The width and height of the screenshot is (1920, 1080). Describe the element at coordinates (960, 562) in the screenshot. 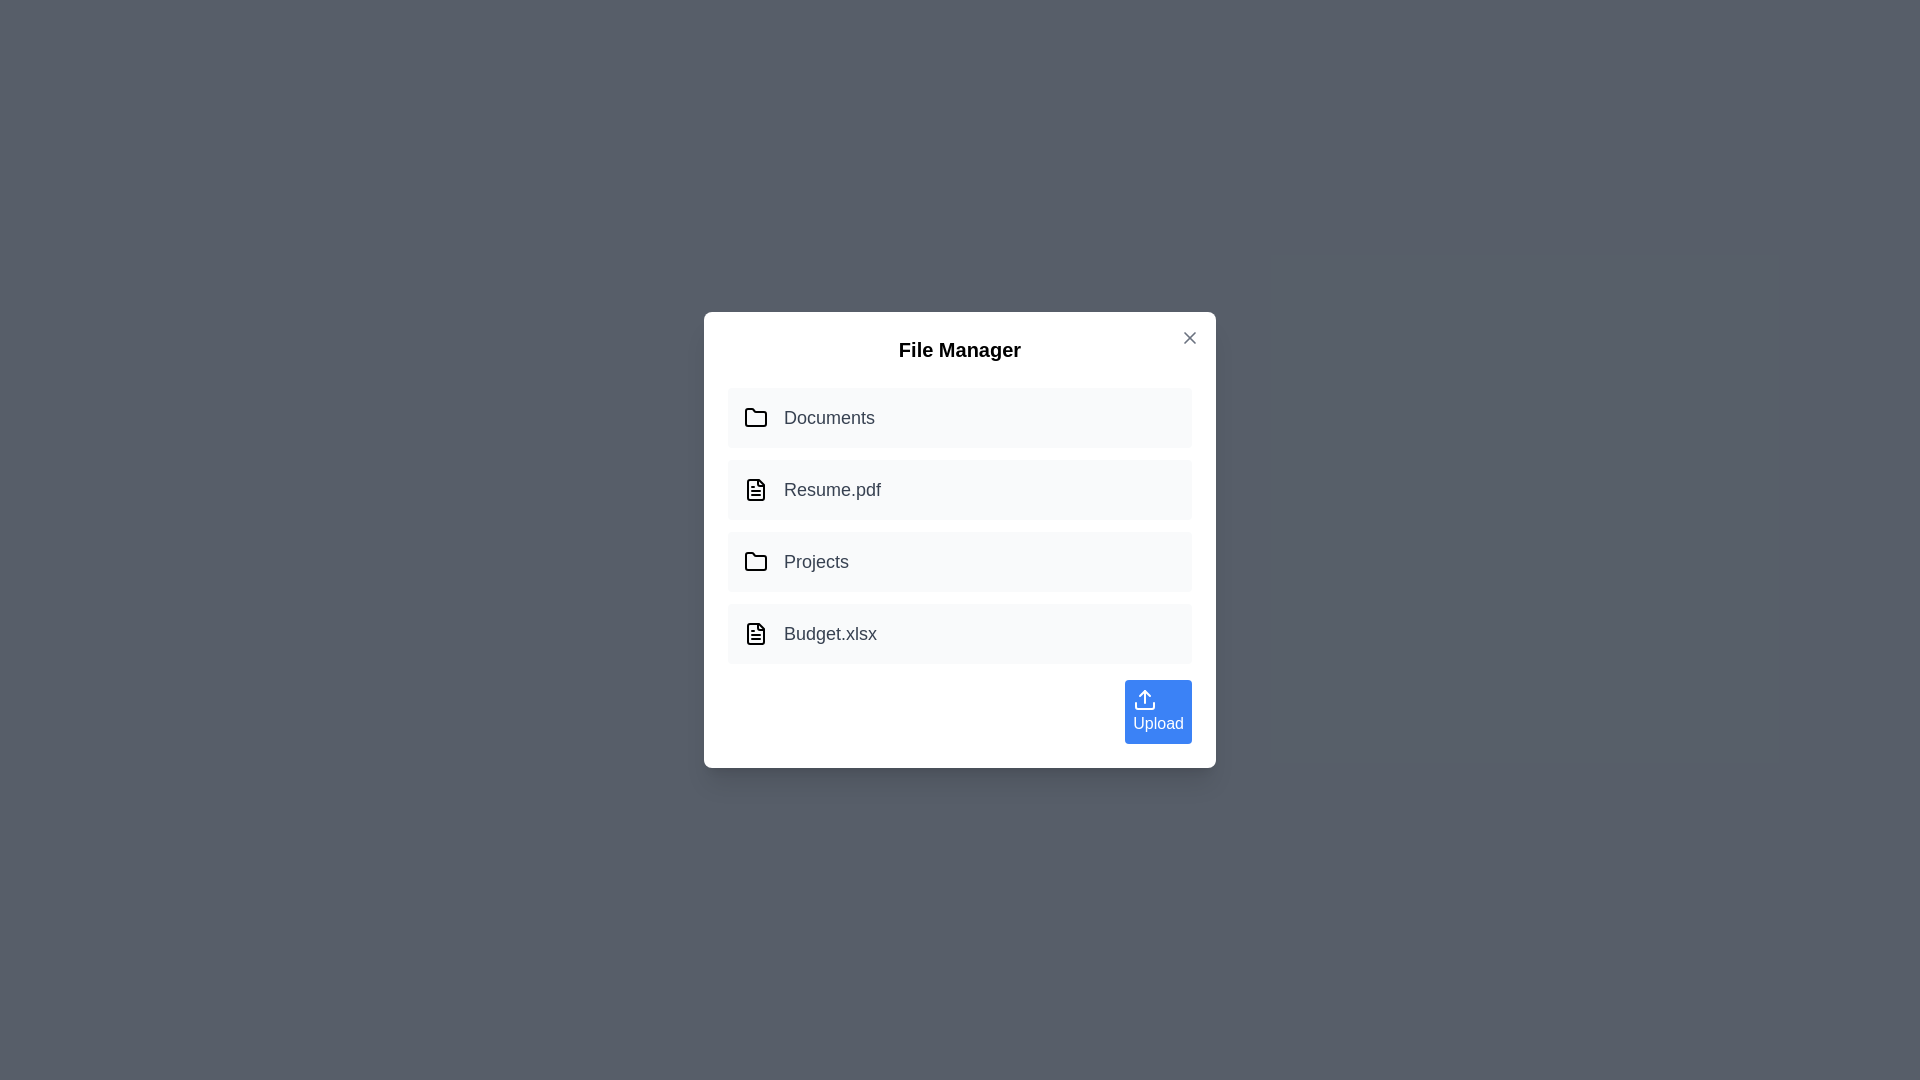

I see `the item Projects from the list` at that location.